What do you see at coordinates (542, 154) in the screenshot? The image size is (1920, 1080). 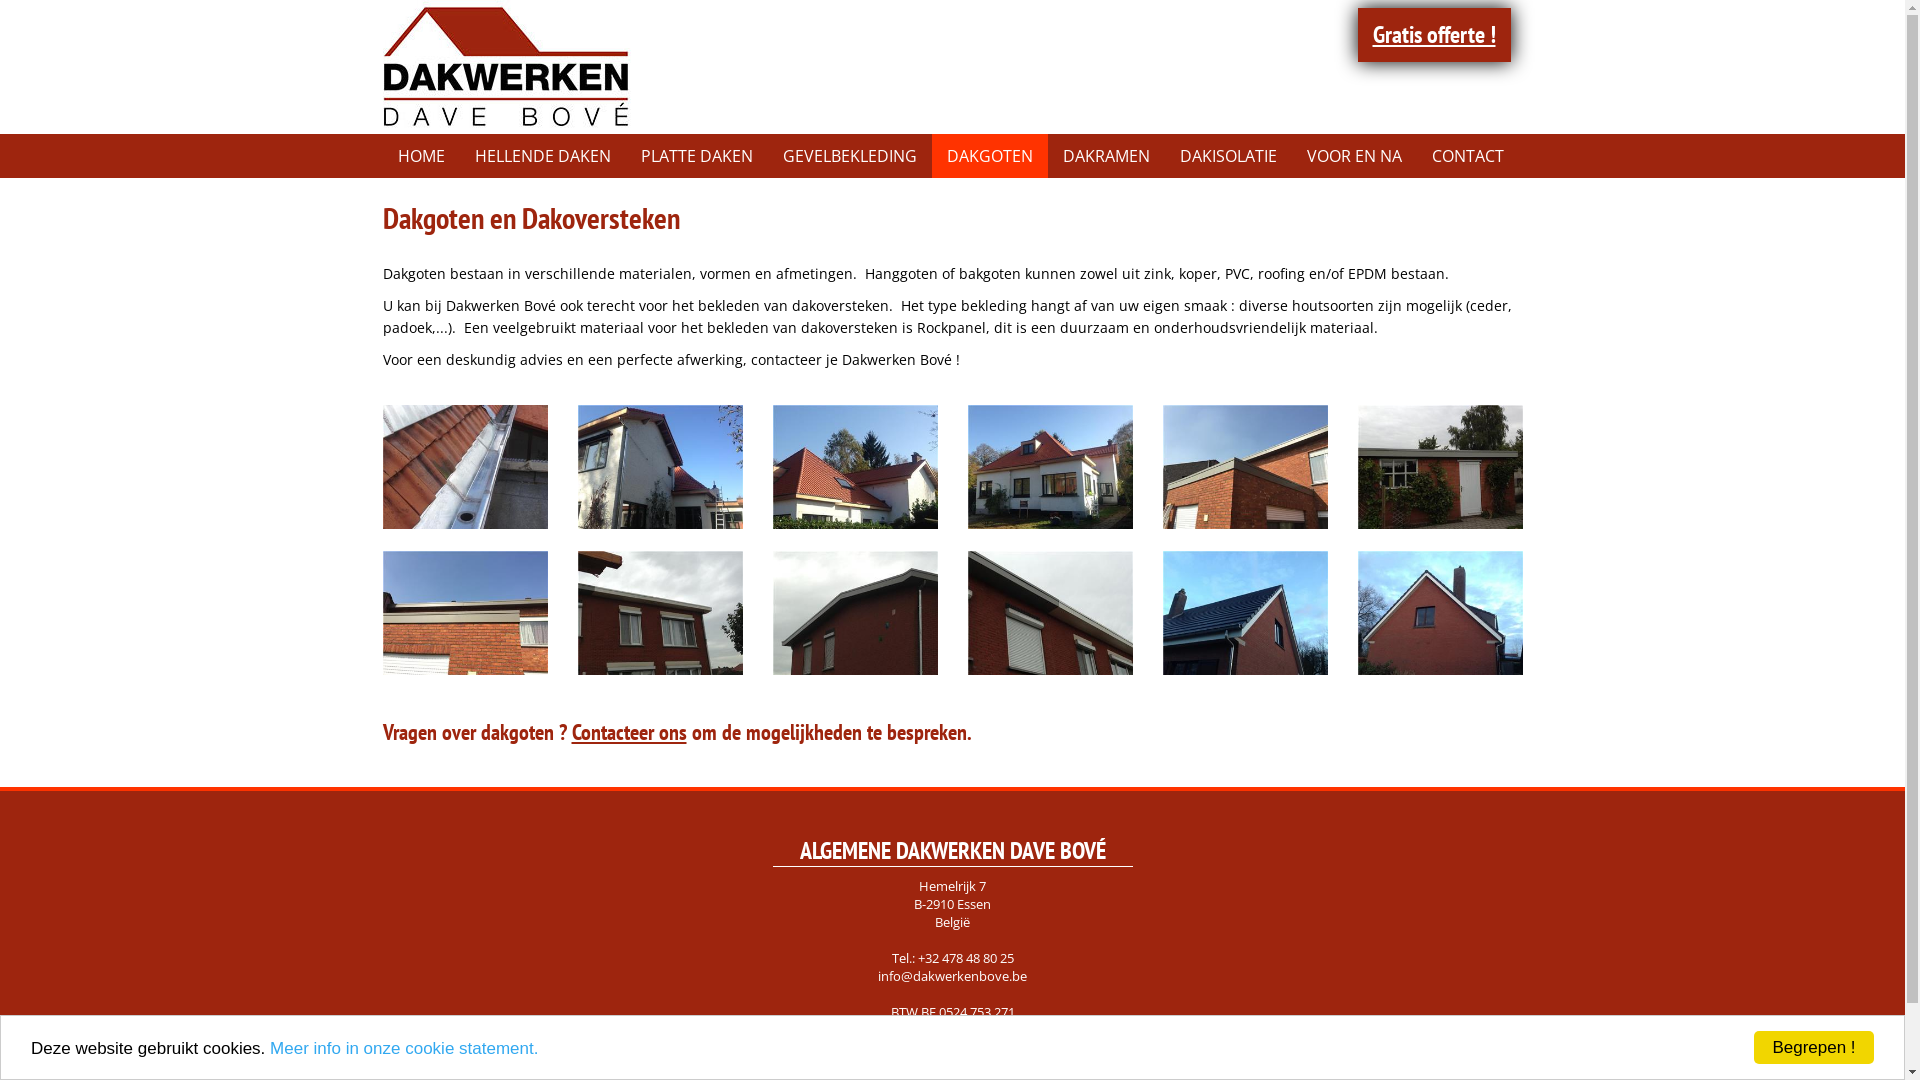 I see `'HELLENDE DAKEN'` at bounding box center [542, 154].